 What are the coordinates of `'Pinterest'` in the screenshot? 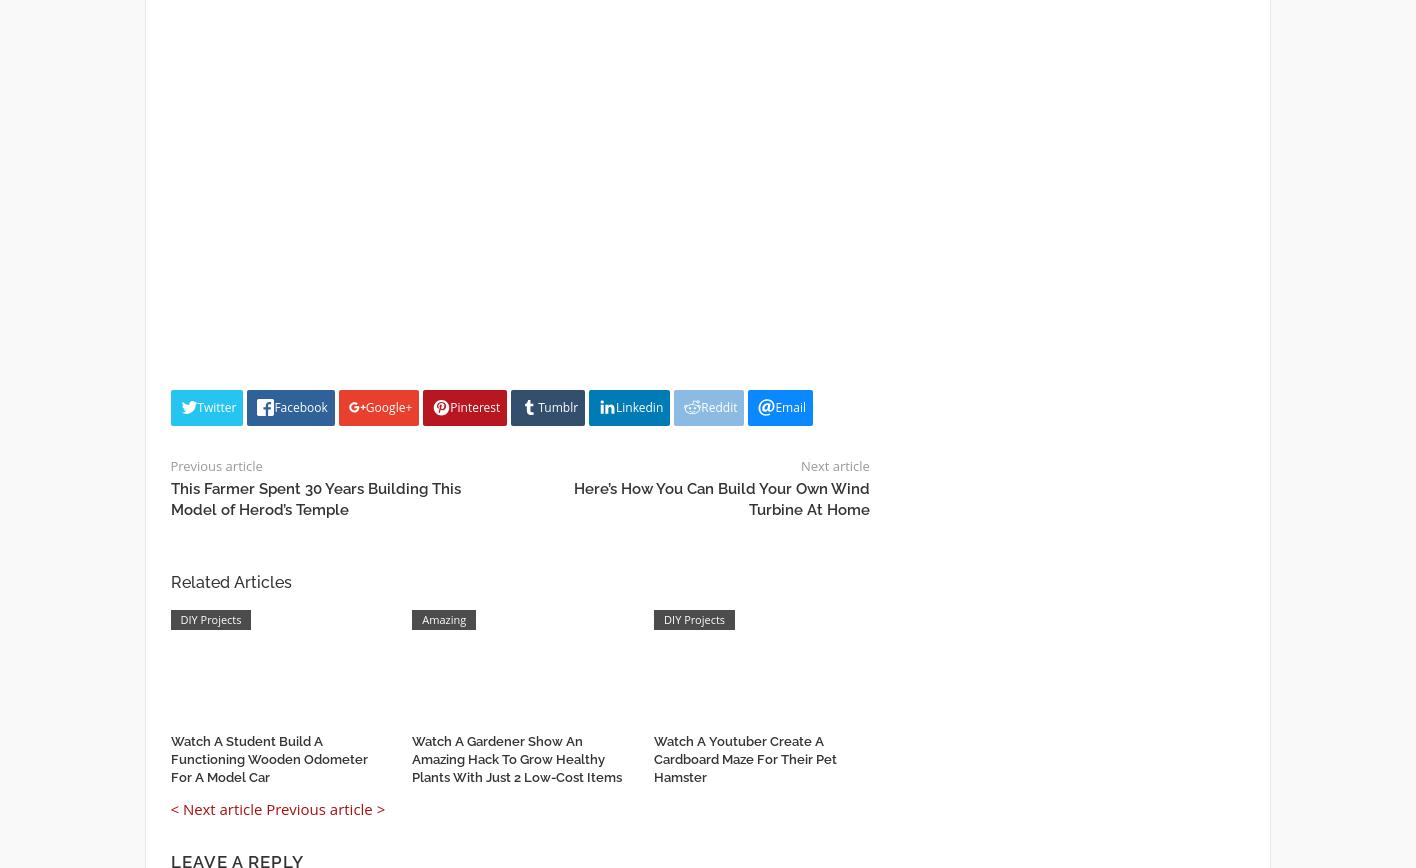 It's located at (475, 406).